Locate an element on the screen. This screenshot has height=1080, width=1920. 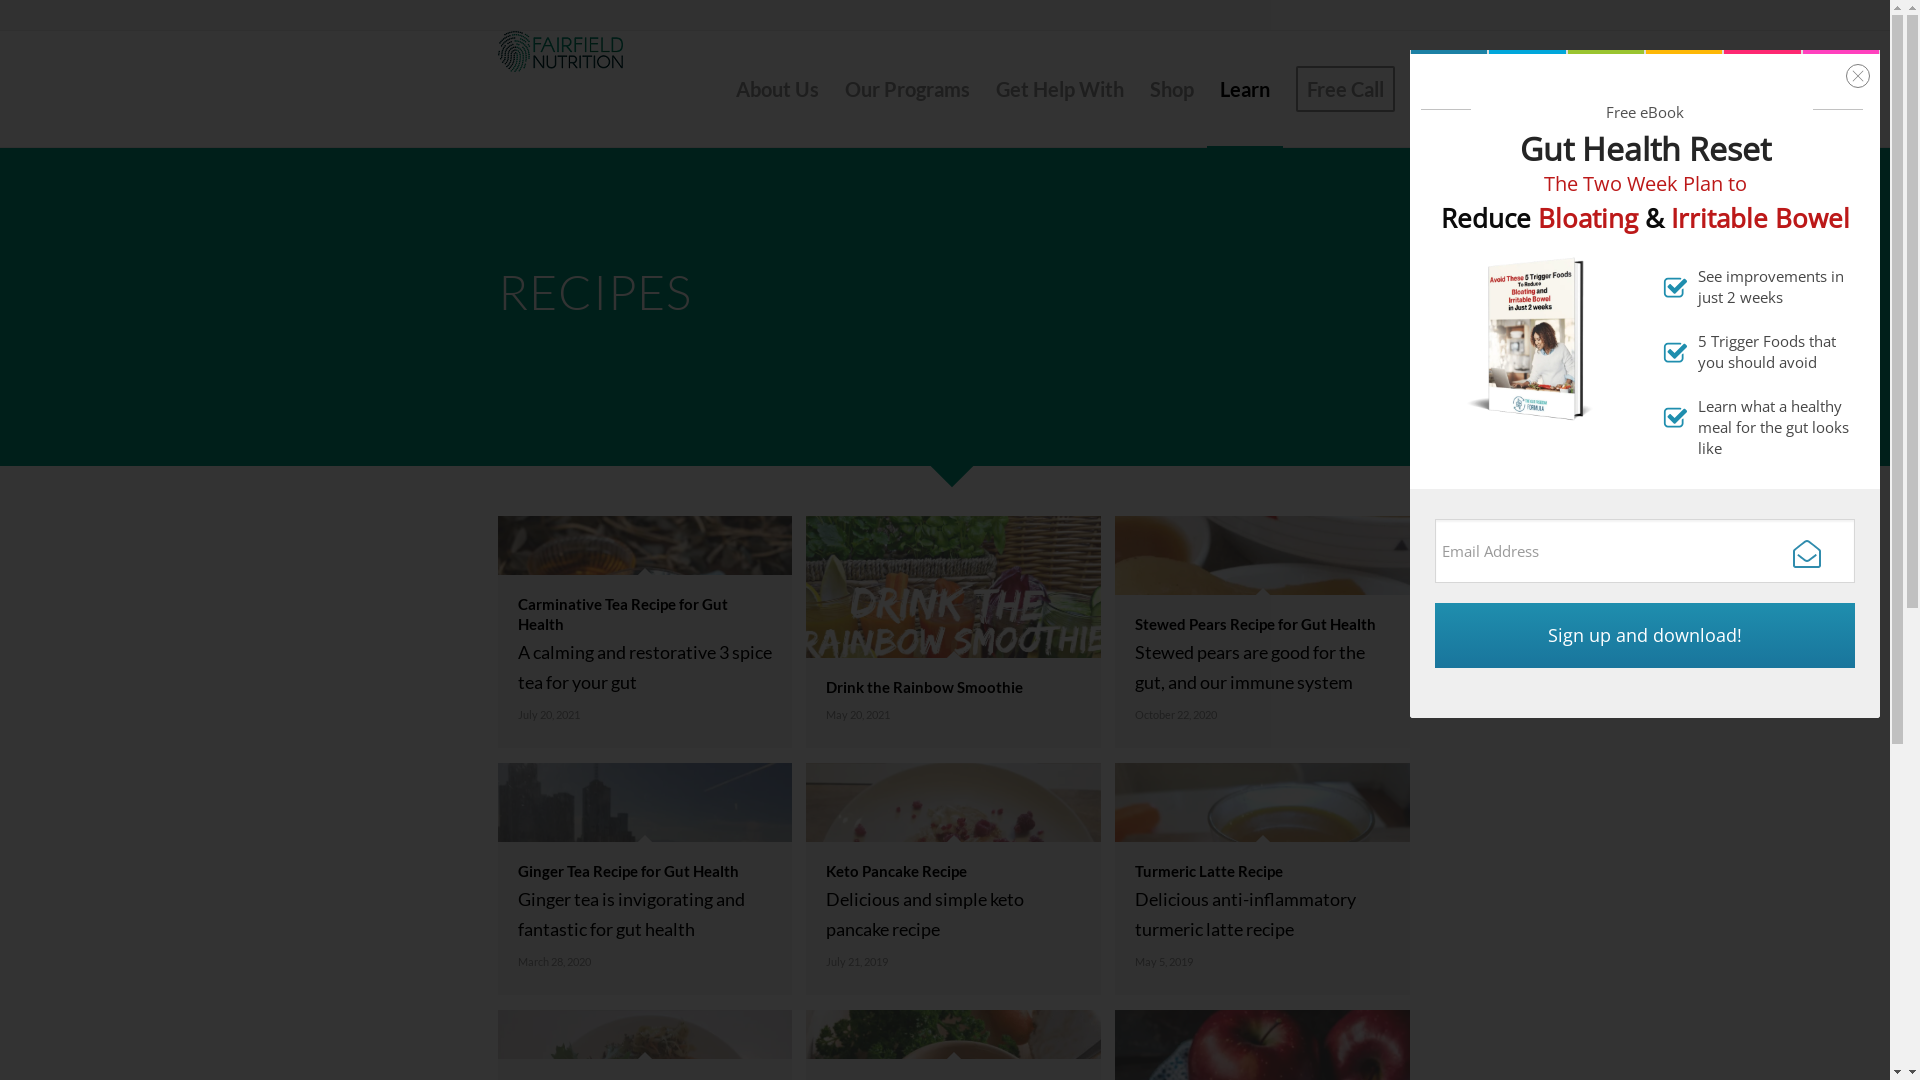
'Shop' is located at coordinates (1136, 87).